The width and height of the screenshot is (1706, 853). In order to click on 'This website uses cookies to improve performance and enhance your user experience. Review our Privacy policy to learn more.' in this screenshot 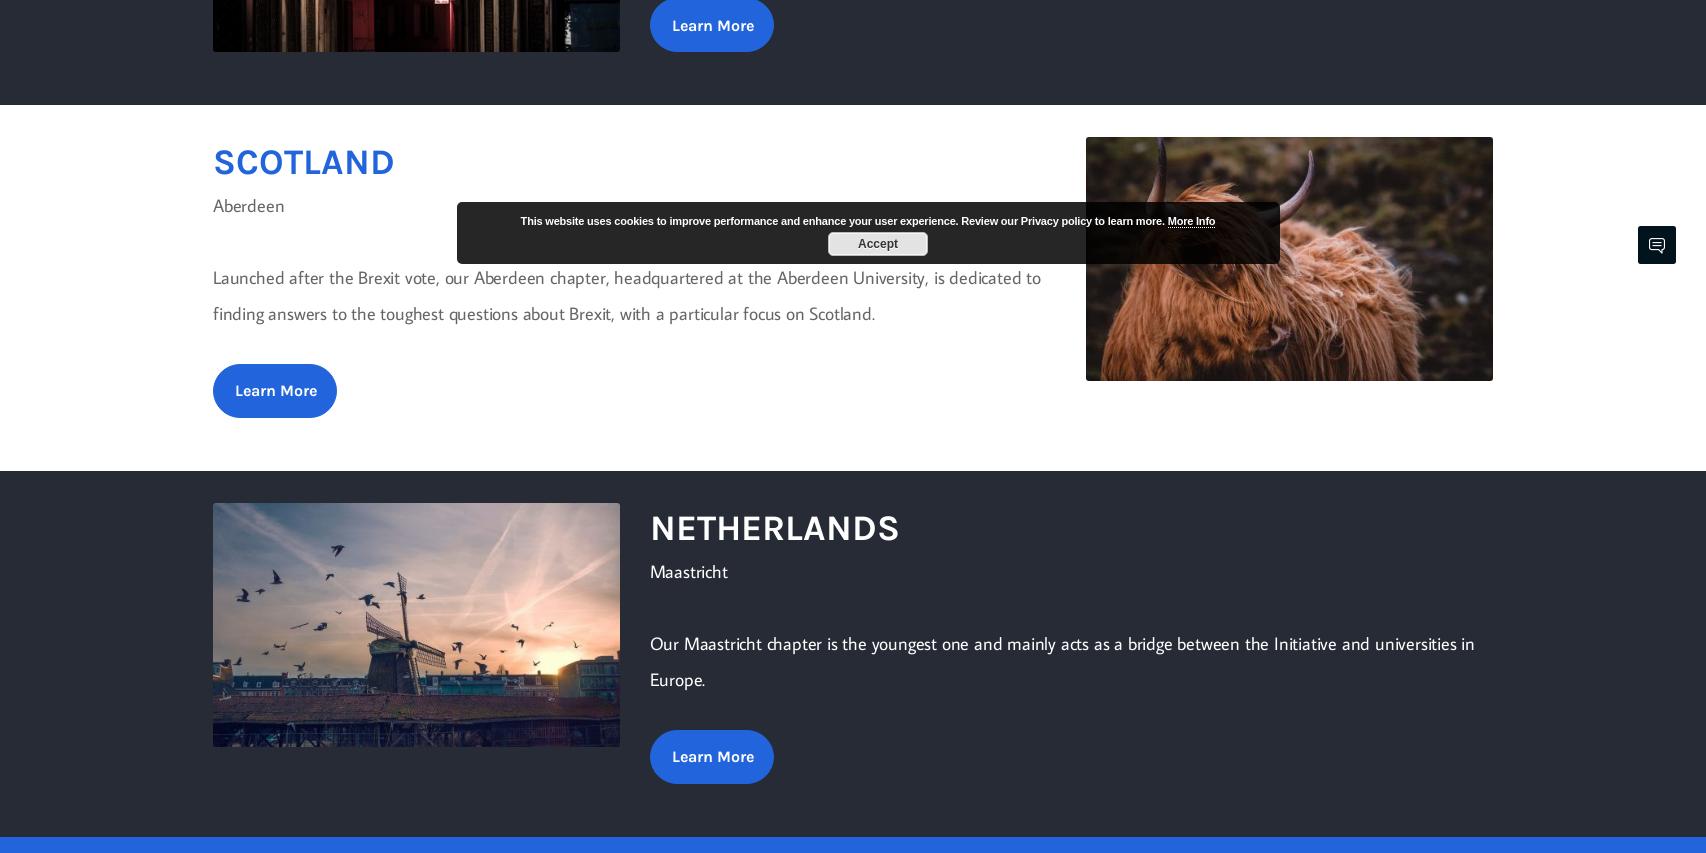, I will do `click(842, 220)`.